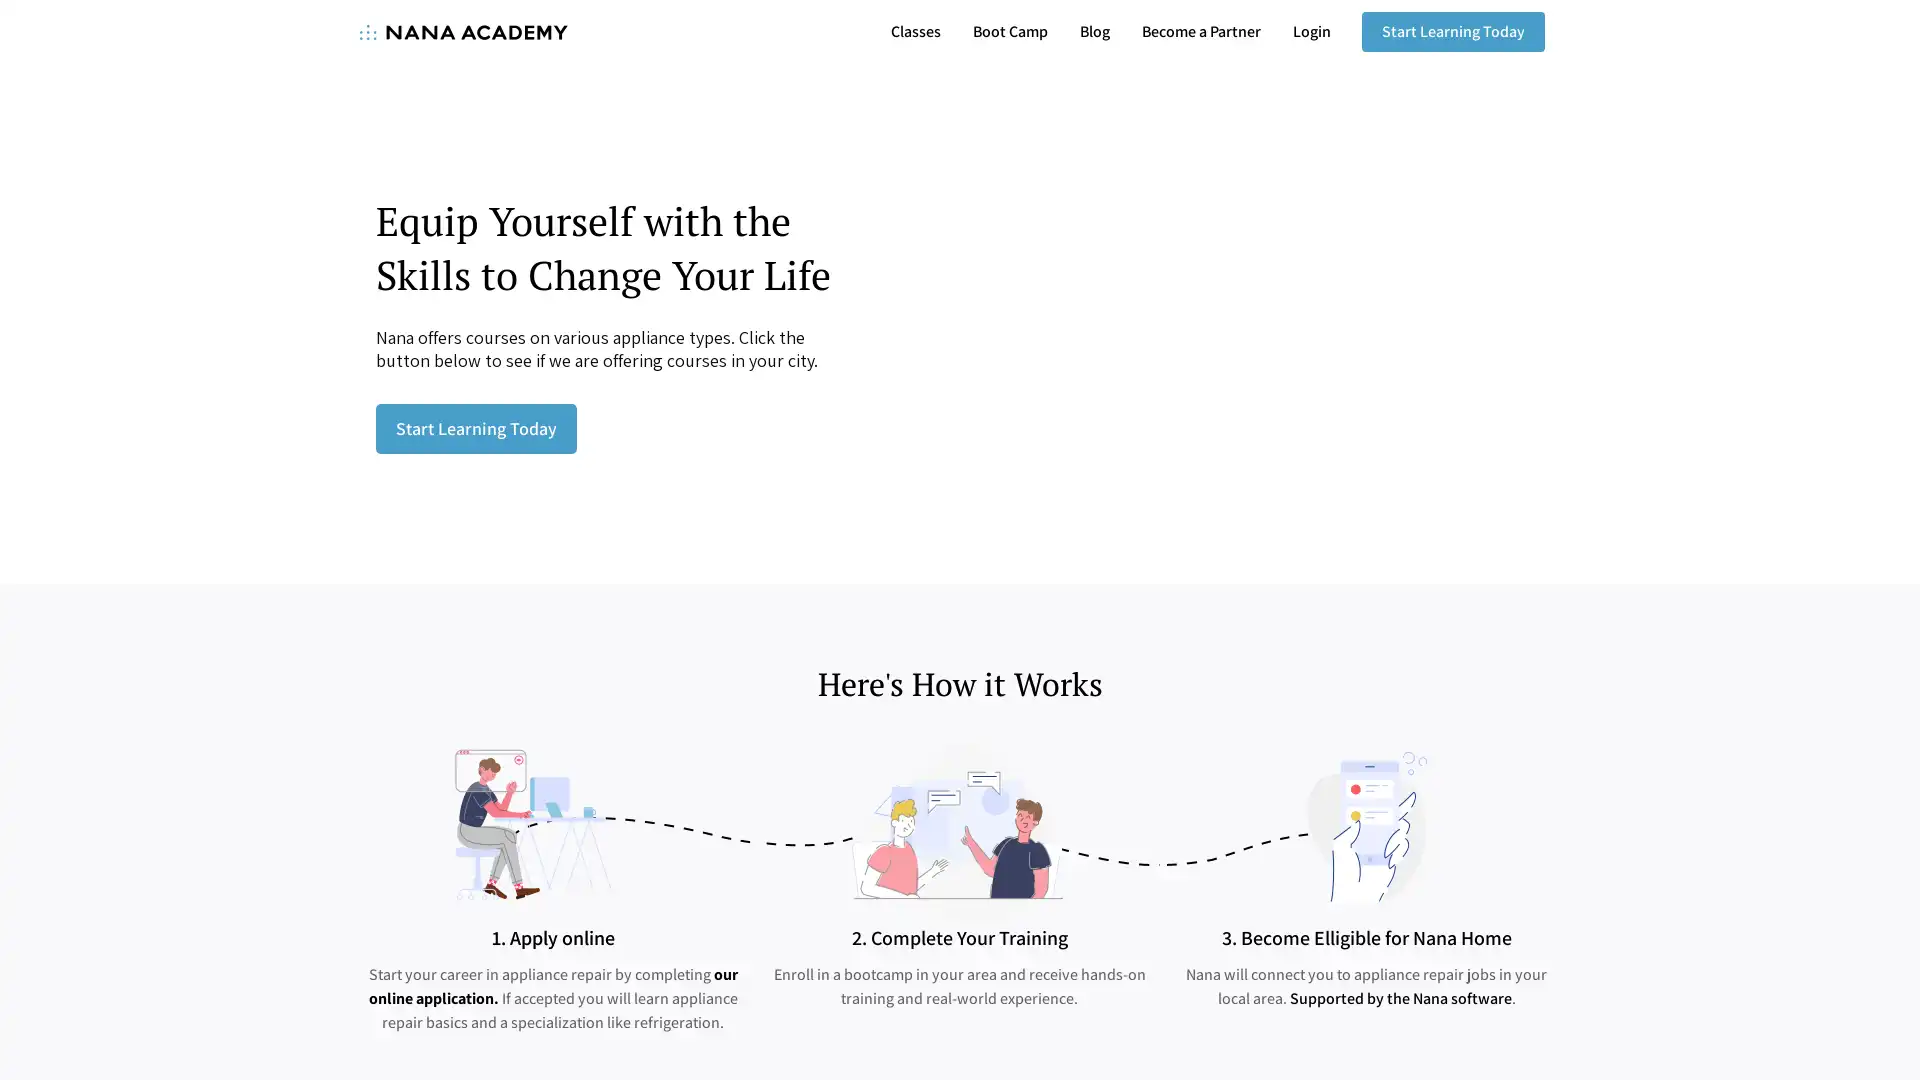 The image size is (1920, 1080). Describe the element at coordinates (475, 427) in the screenshot. I see `Start Learning Today` at that location.